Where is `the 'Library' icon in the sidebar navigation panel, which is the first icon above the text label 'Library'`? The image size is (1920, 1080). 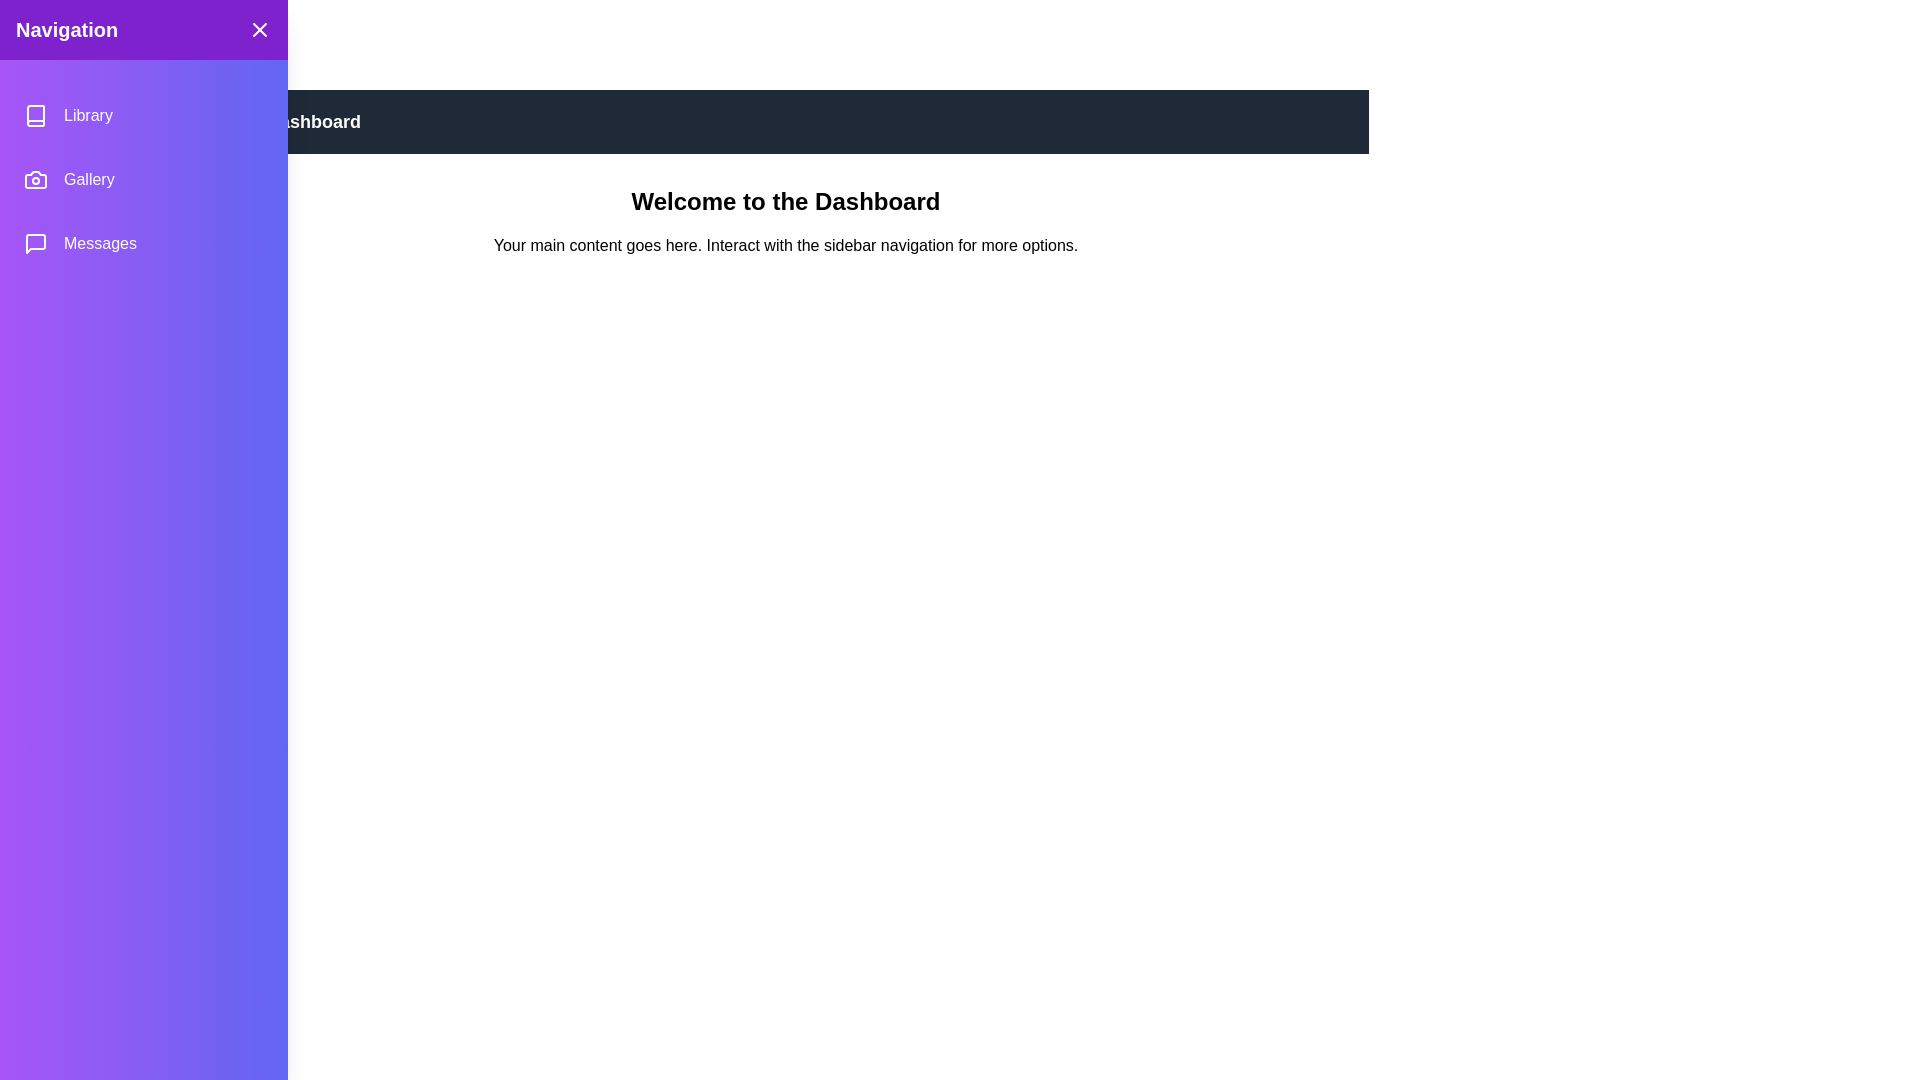 the 'Library' icon in the sidebar navigation panel, which is the first icon above the text label 'Library' is located at coordinates (35, 115).